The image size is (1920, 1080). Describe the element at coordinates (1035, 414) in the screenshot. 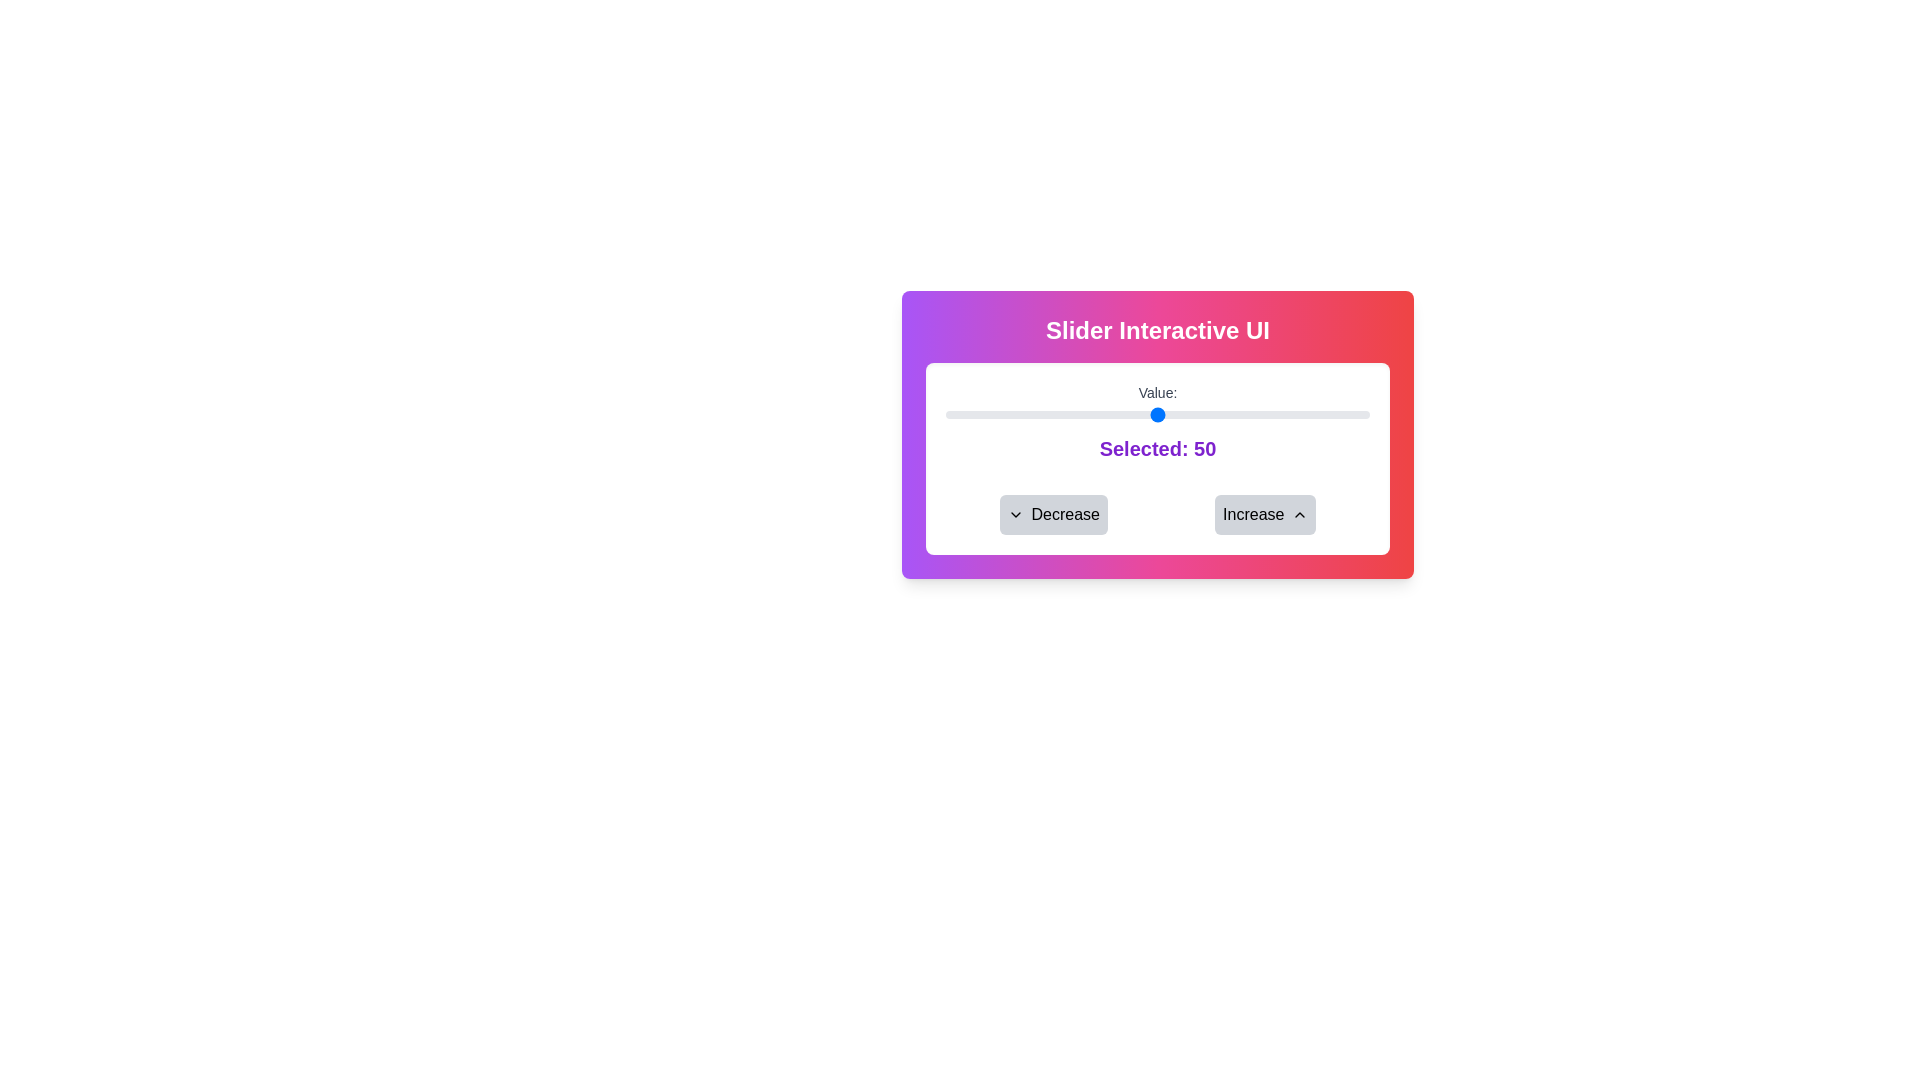

I see `slider value` at that location.